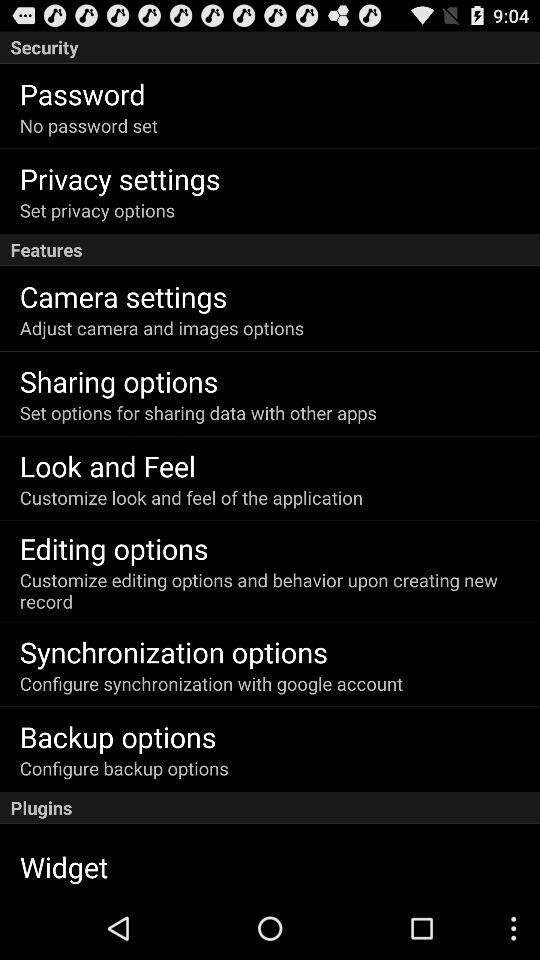 This screenshot has height=960, width=540. What do you see at coordinates (210, 683) in the screenshot?
I see `icon above the backup options app` at bounding box center [210, 683].